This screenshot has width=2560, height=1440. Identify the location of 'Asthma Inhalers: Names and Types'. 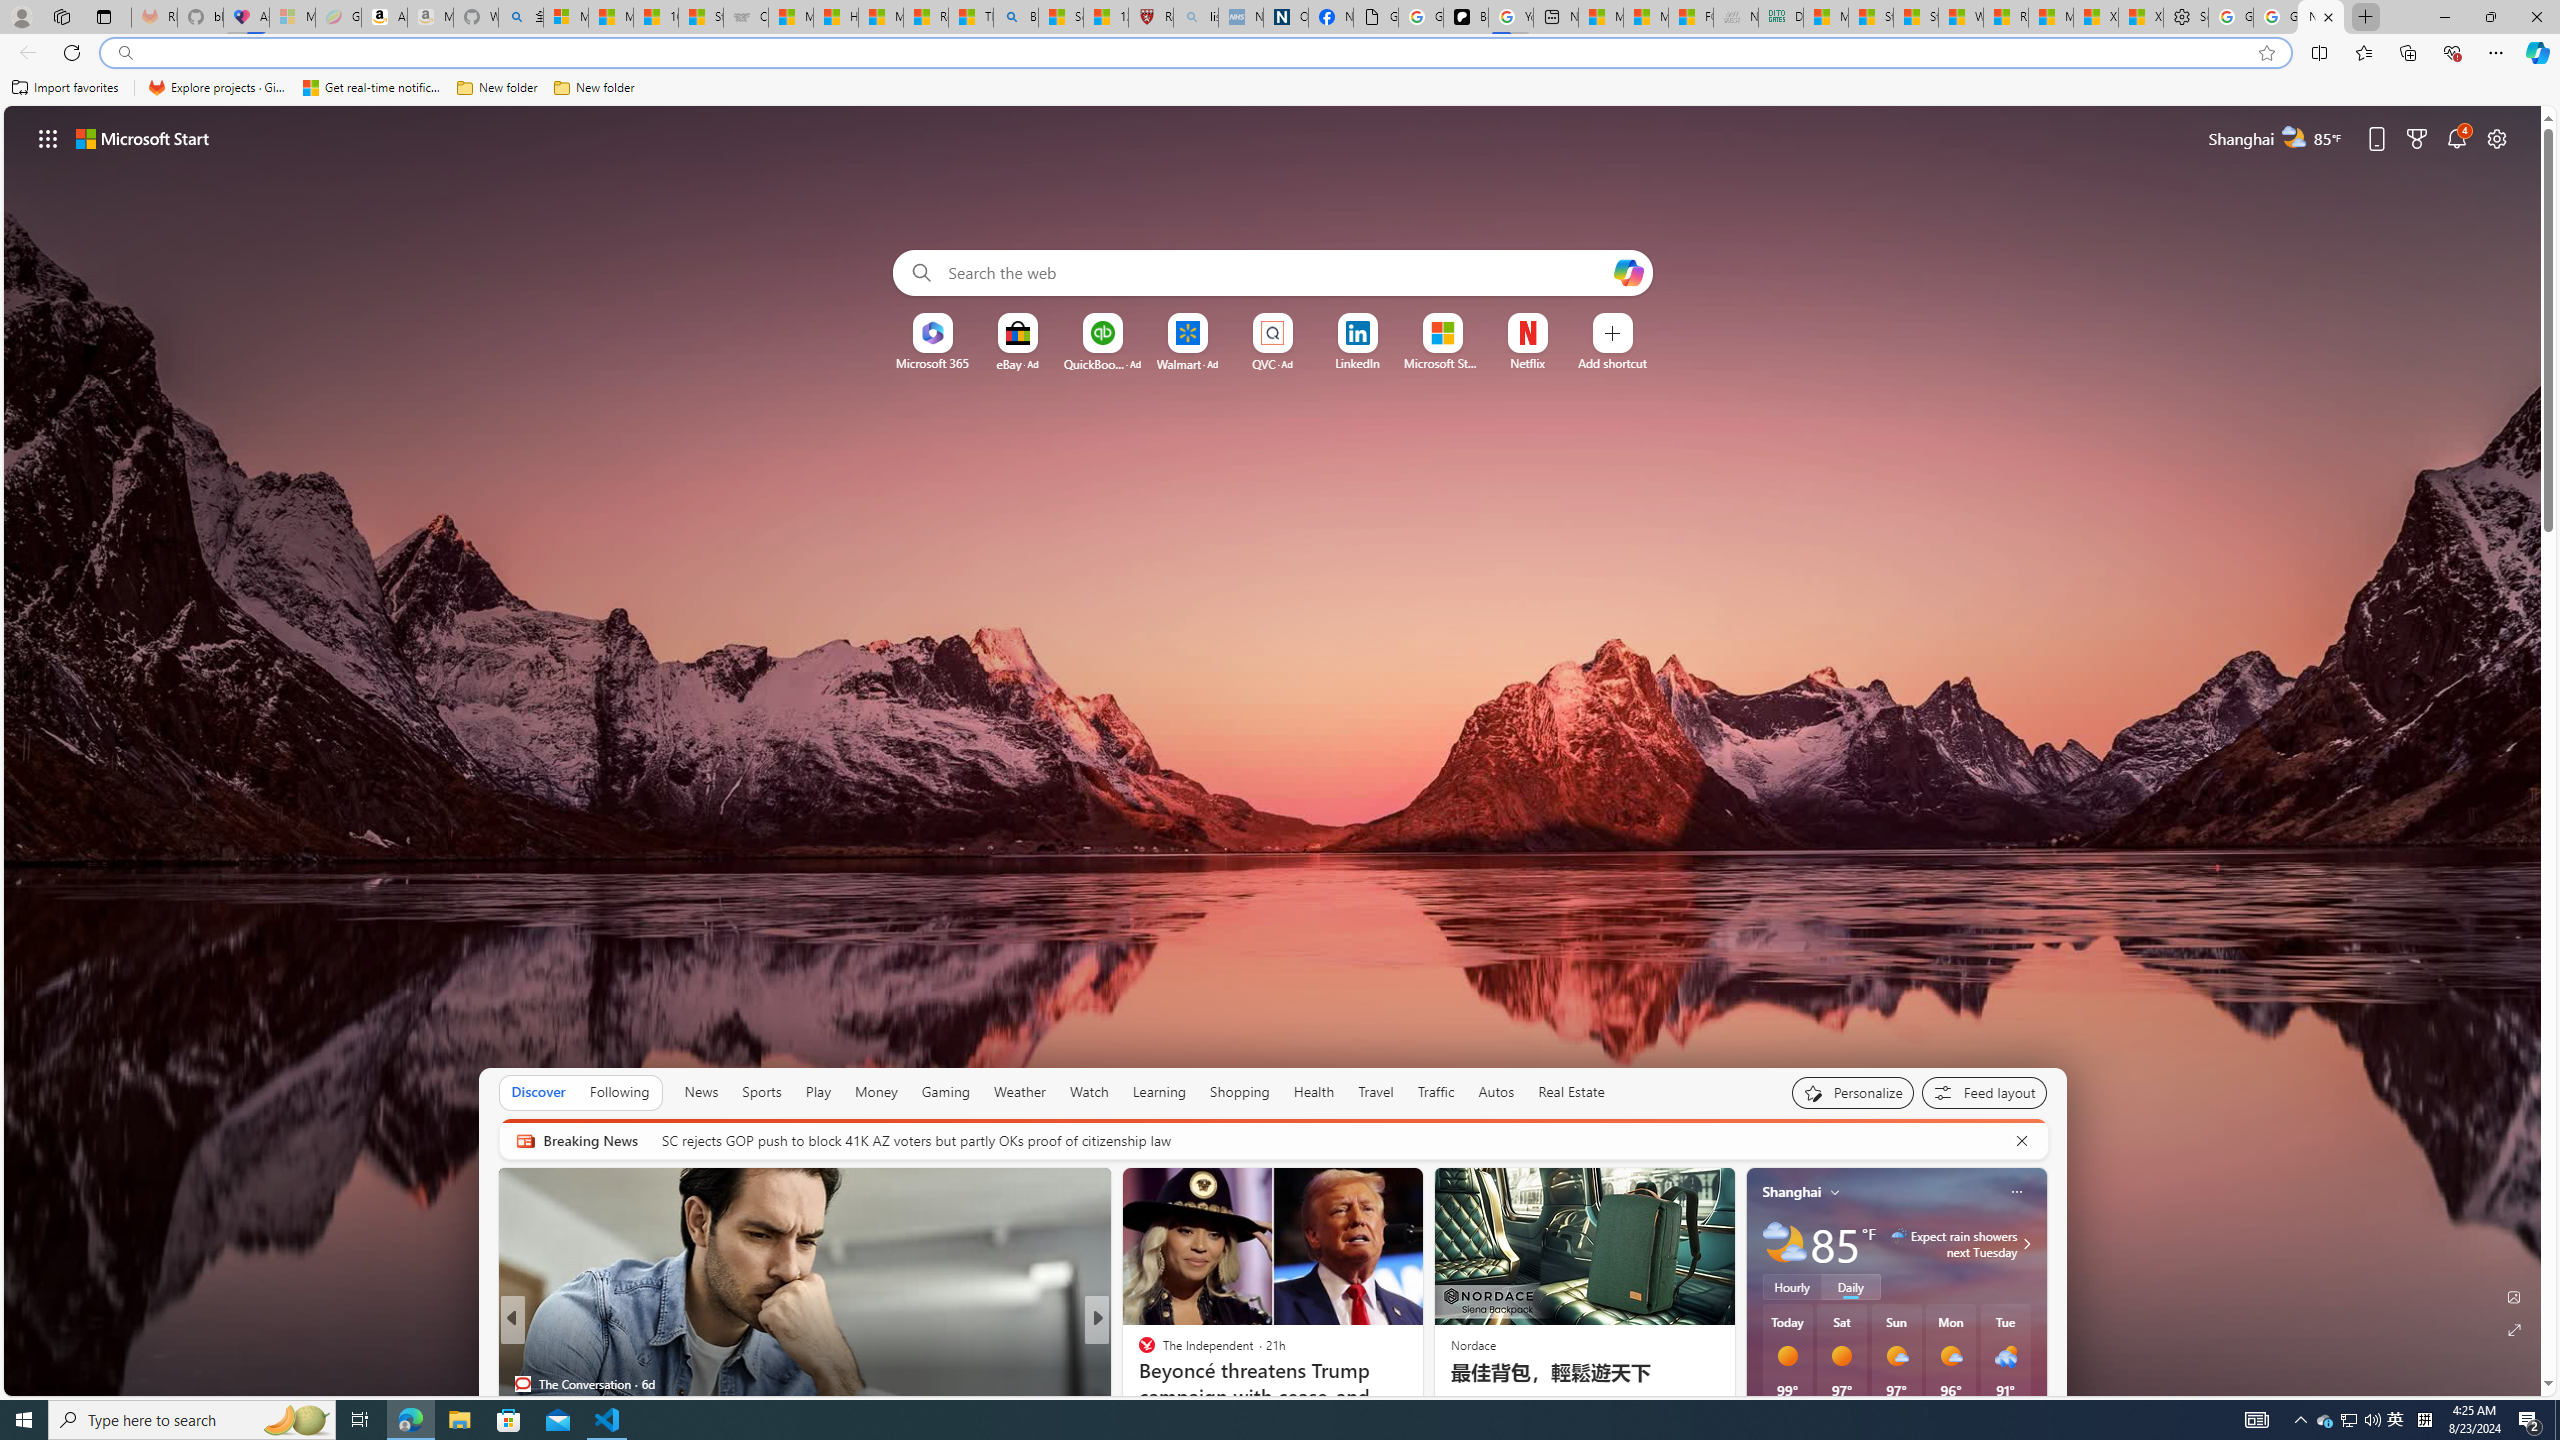
(246, 16).